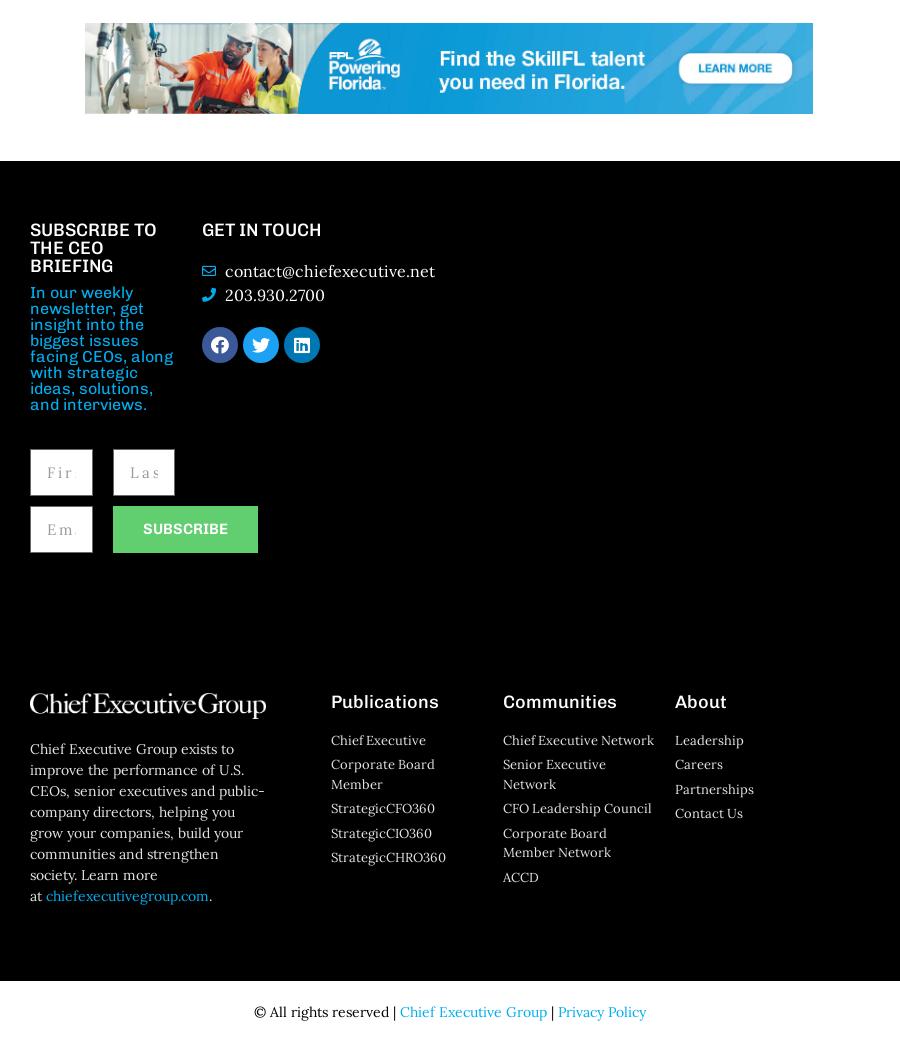  What do you see at coordinates (142, 527) in the screenshot?
I see `'Subscribe'` at bounding box center [142, 527].